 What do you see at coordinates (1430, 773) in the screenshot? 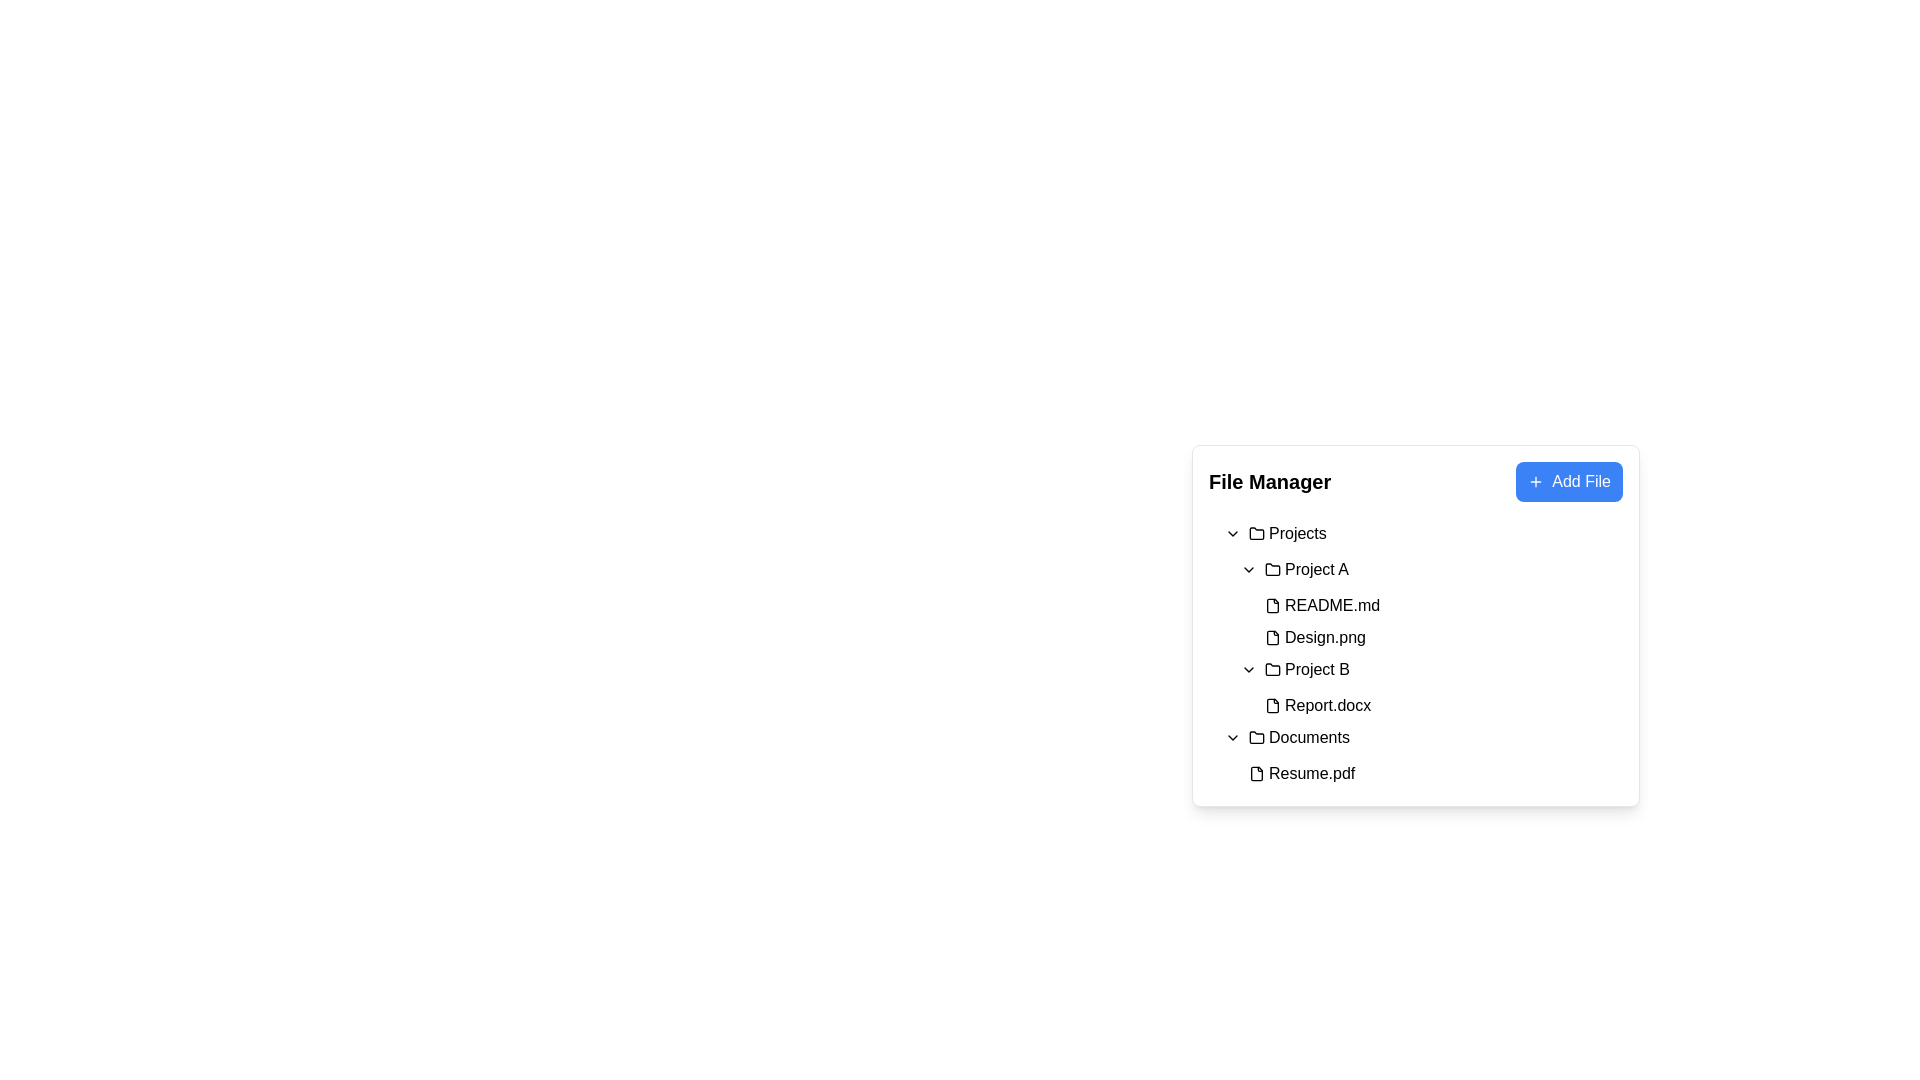
I see `the List item representing the file 'Resume.pdf' in the Documents folder` at bounding box center [1430, 773].